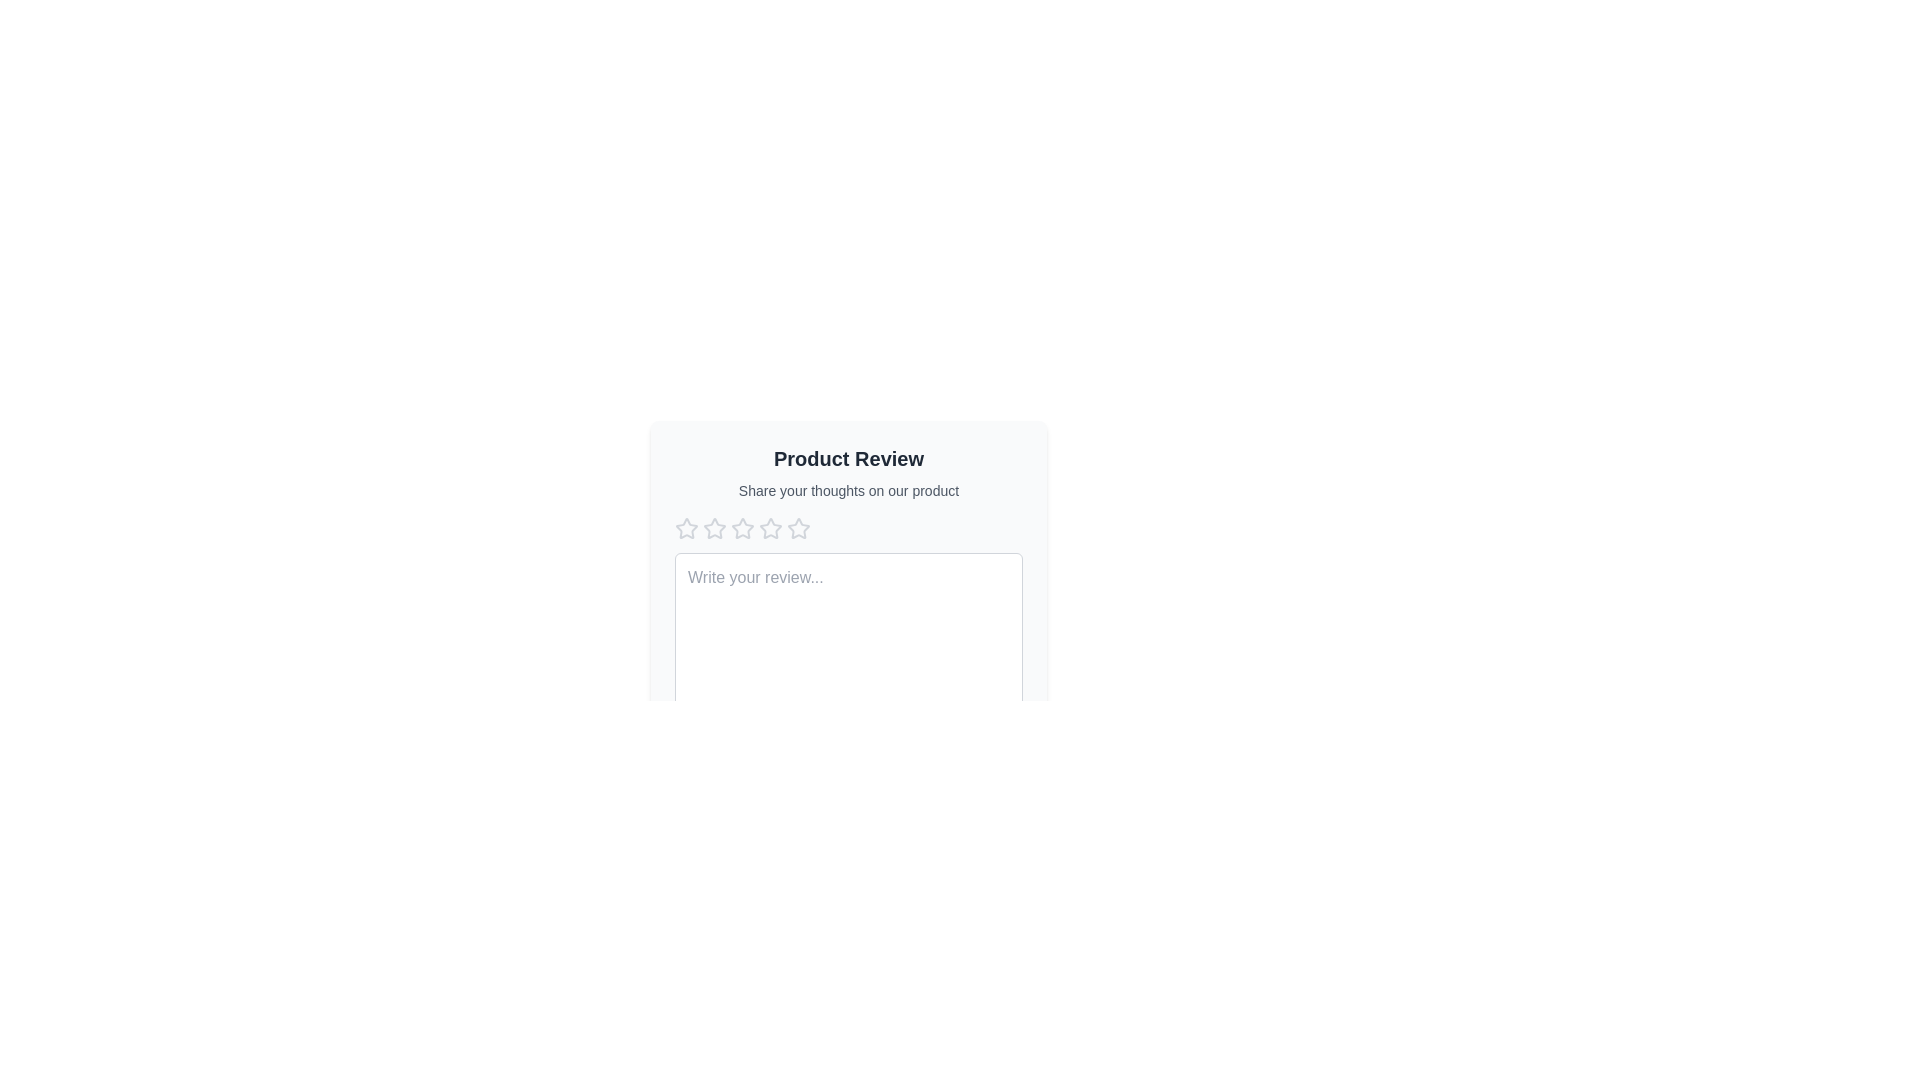 This screenshot has height=1080, width=1920. I want to click on the second star icon in the rating system below the 'Product Review' heading, so click(770, 527).